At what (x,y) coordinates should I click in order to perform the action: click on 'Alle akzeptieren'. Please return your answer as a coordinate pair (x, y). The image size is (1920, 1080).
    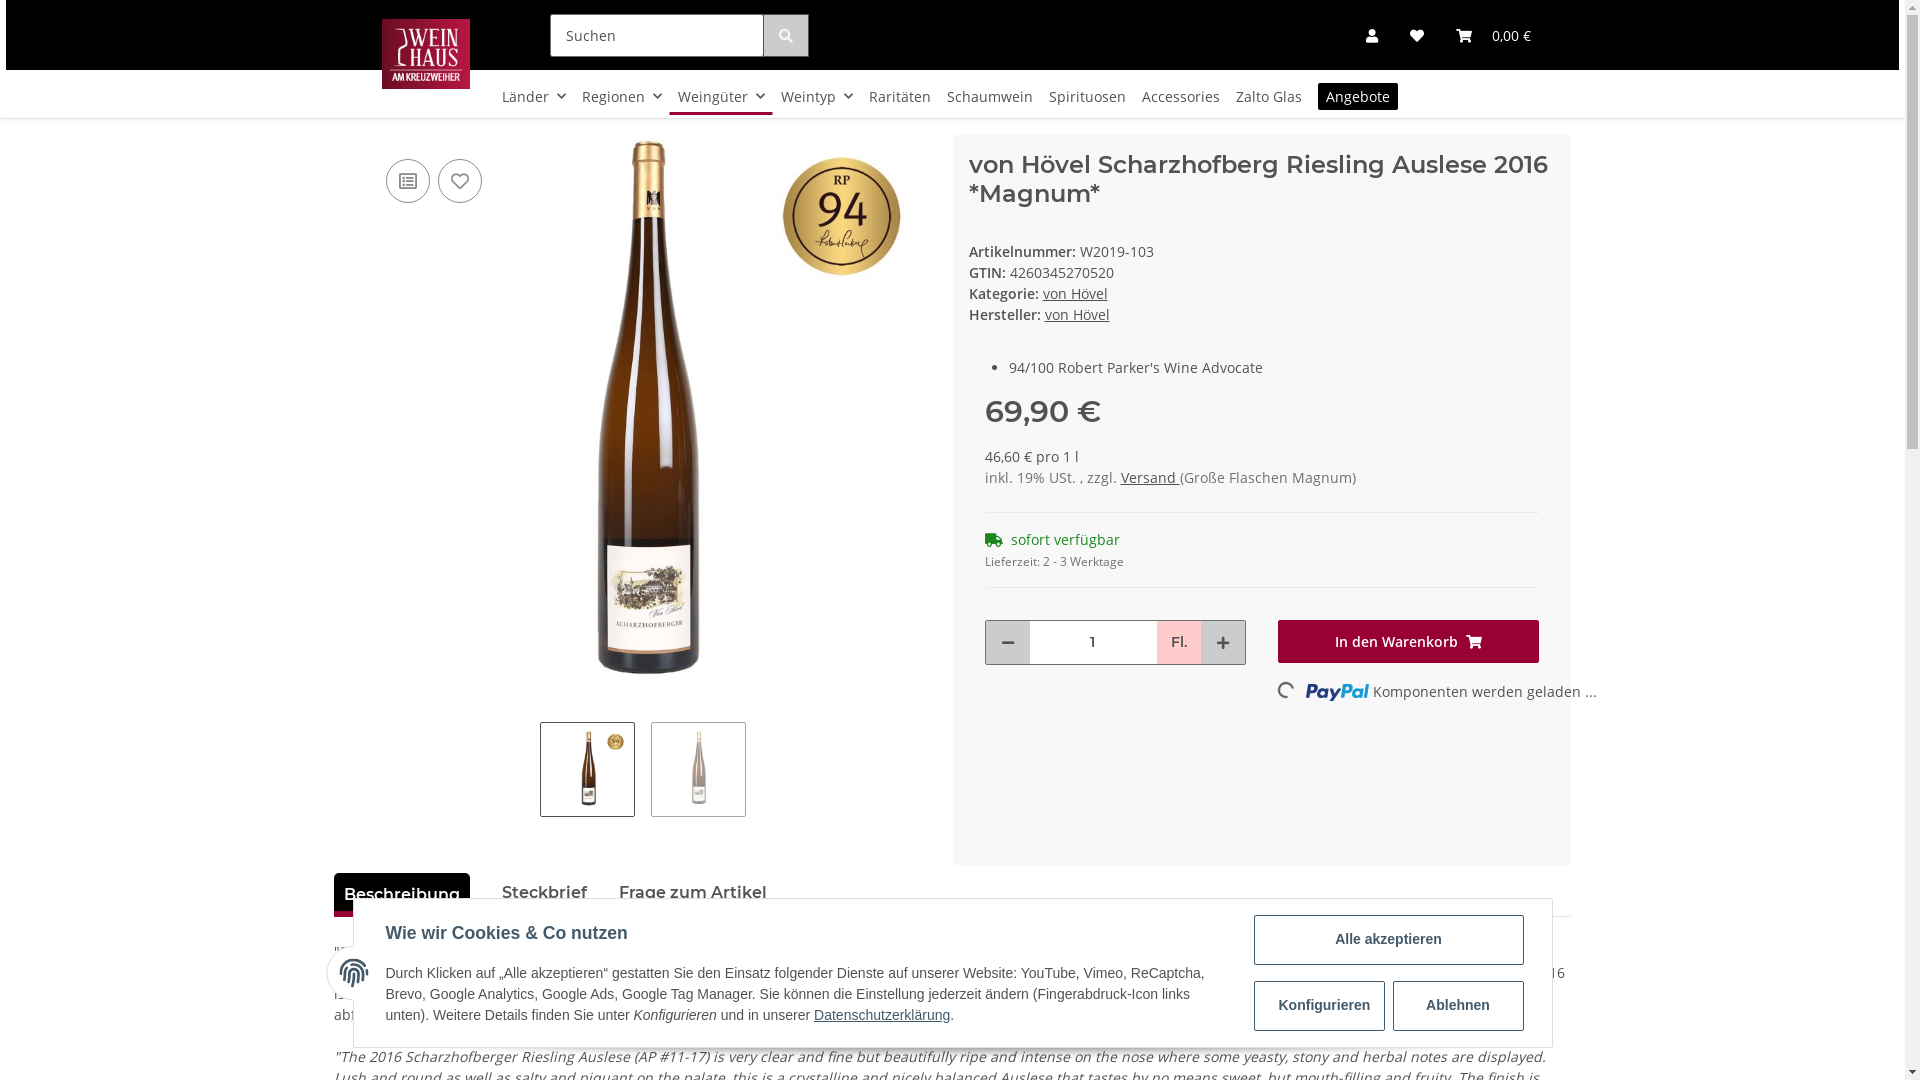
    Looking at the image, I should click on (1387, 940).